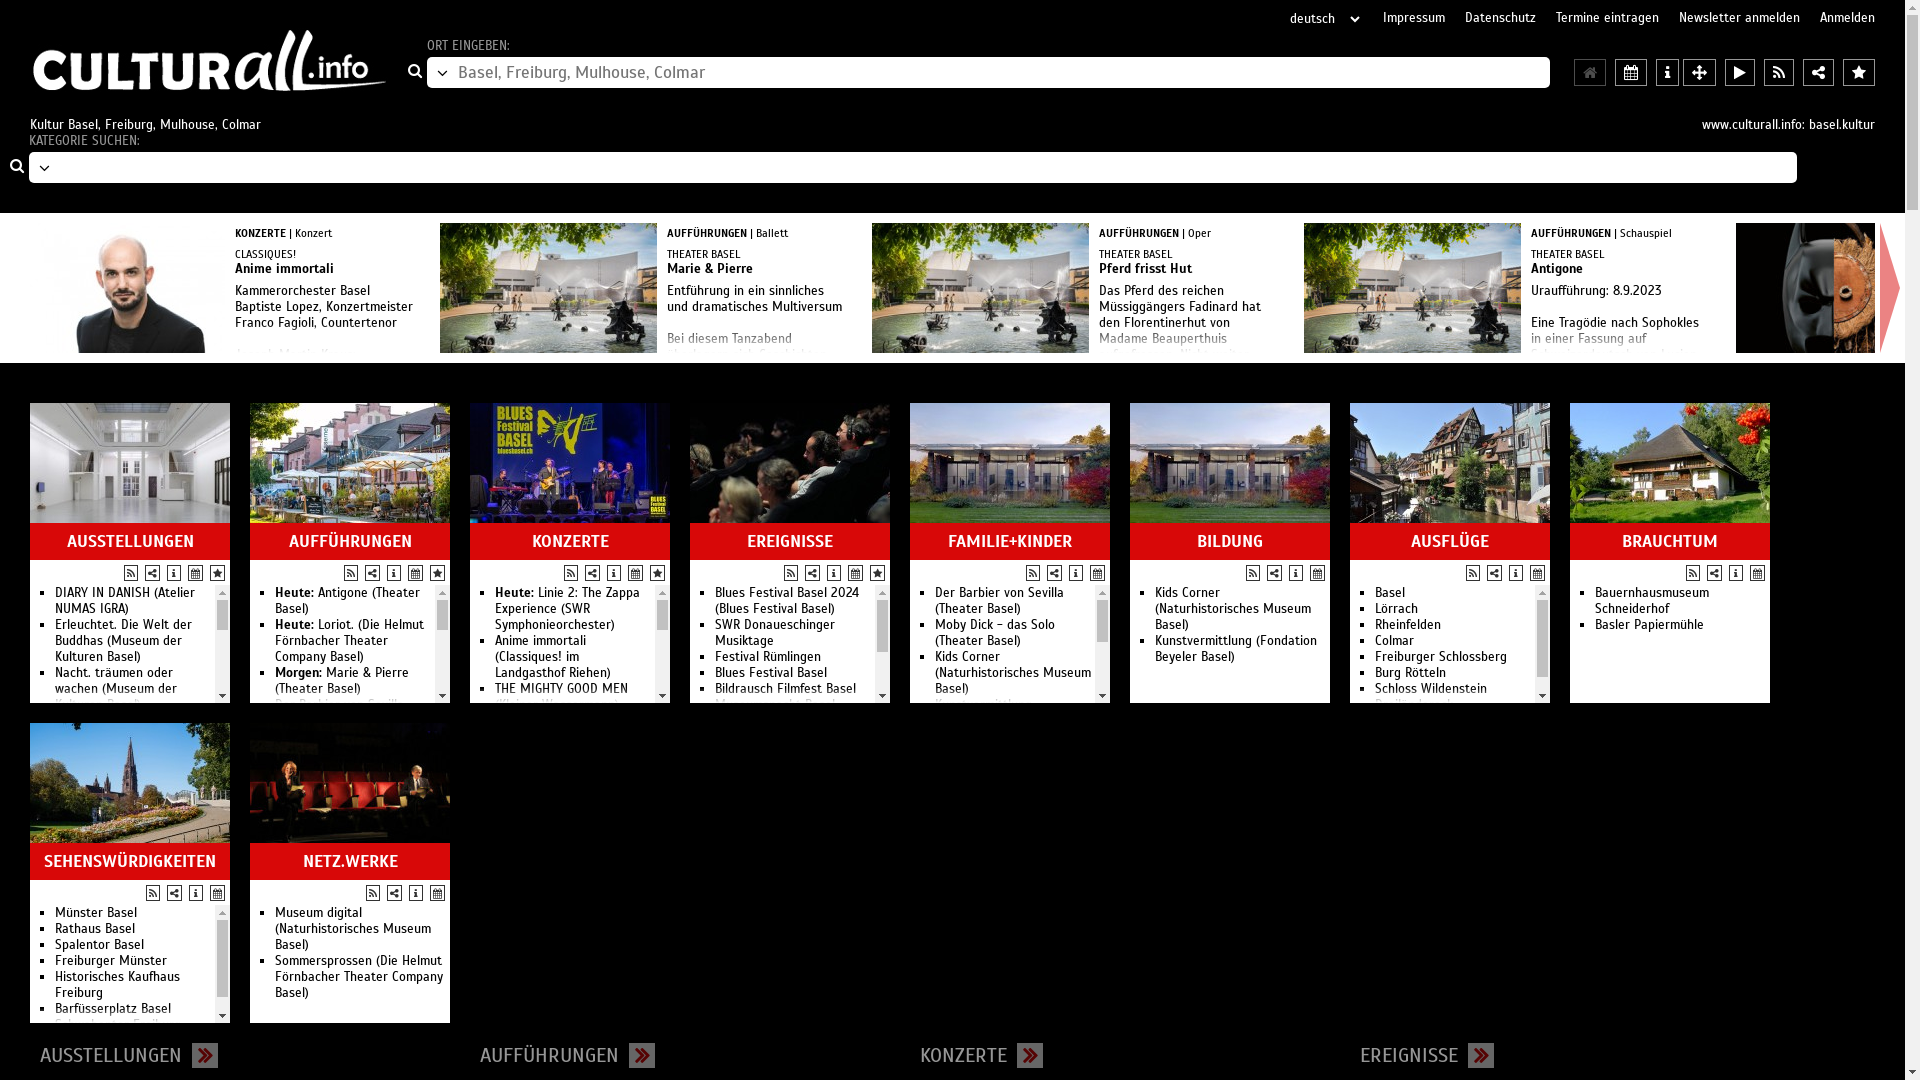 This screenshot has width=1920, height=1080. I want to click on 'Schwabentor Freiburg', so click(117, 1025).